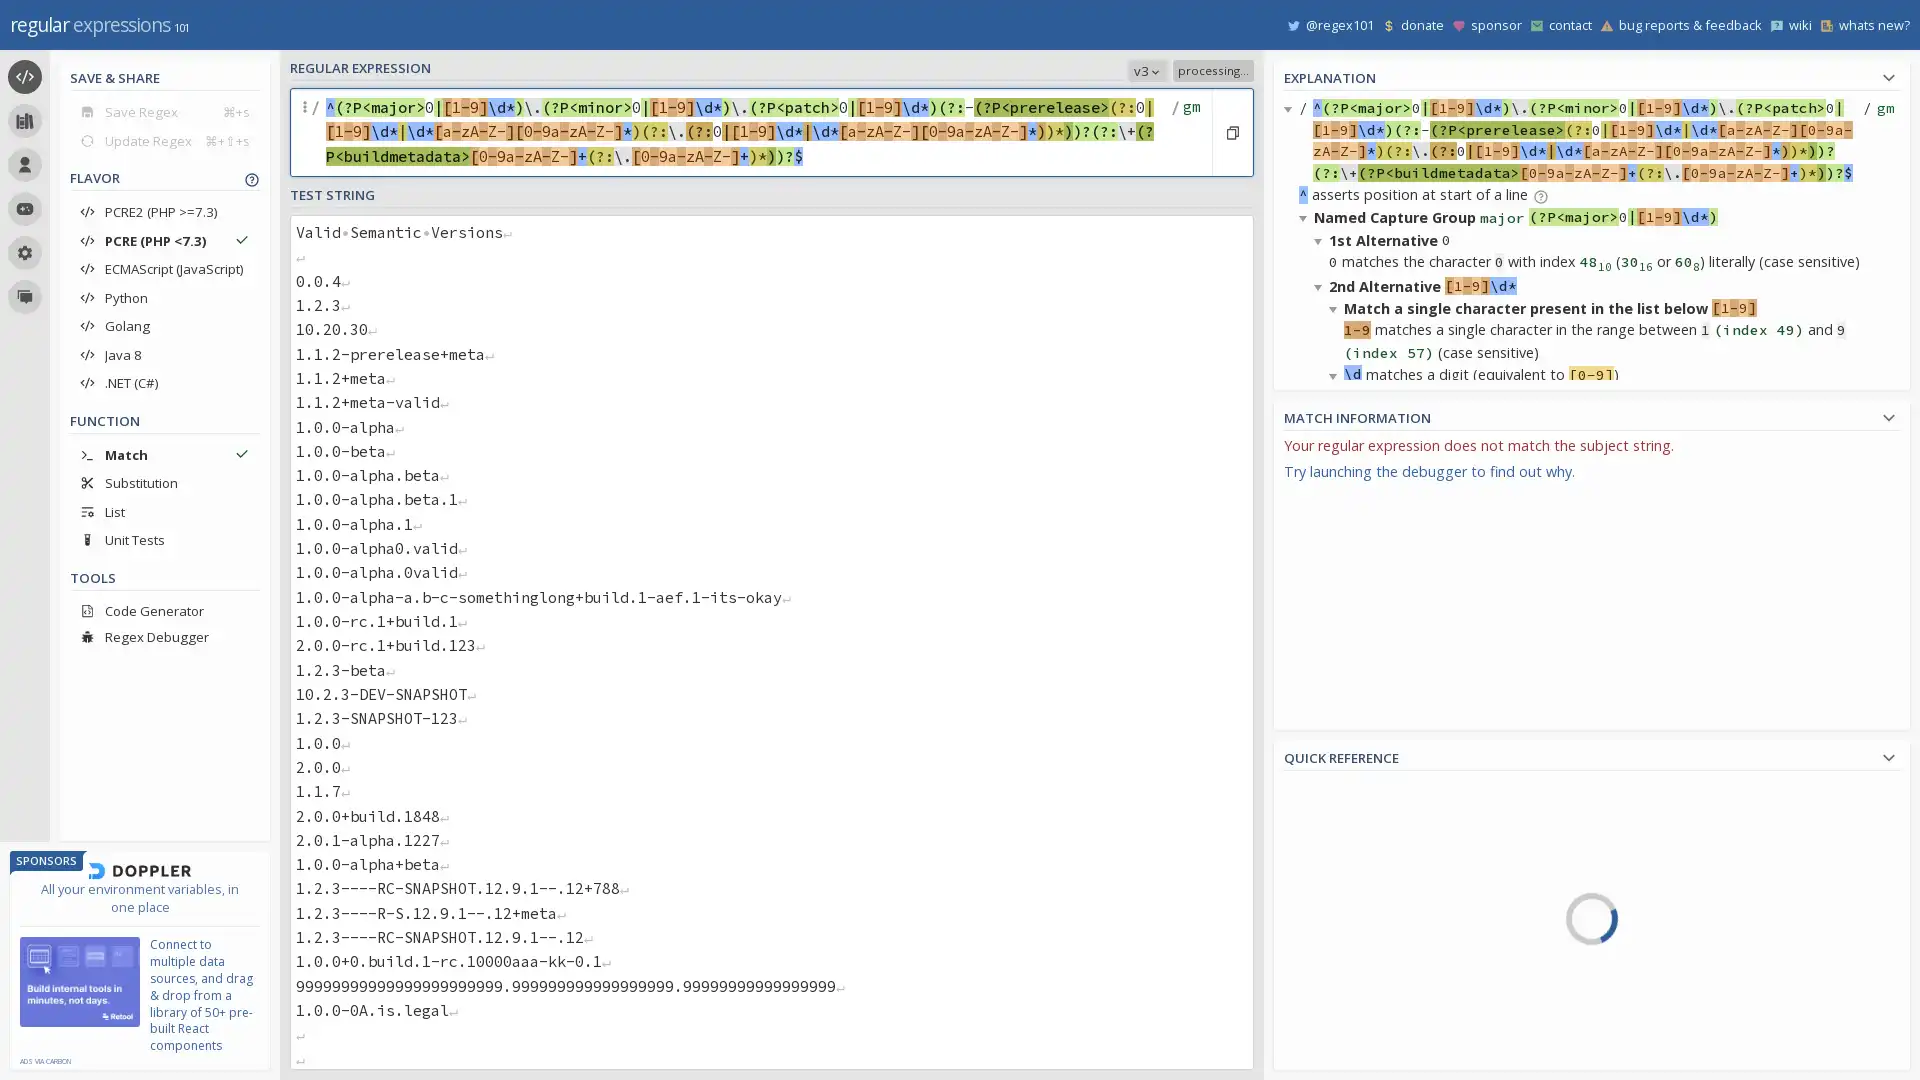  Describe the element at coordinates (1321, 285) in the screenshot. I see `Collapse Subtree` at that location.